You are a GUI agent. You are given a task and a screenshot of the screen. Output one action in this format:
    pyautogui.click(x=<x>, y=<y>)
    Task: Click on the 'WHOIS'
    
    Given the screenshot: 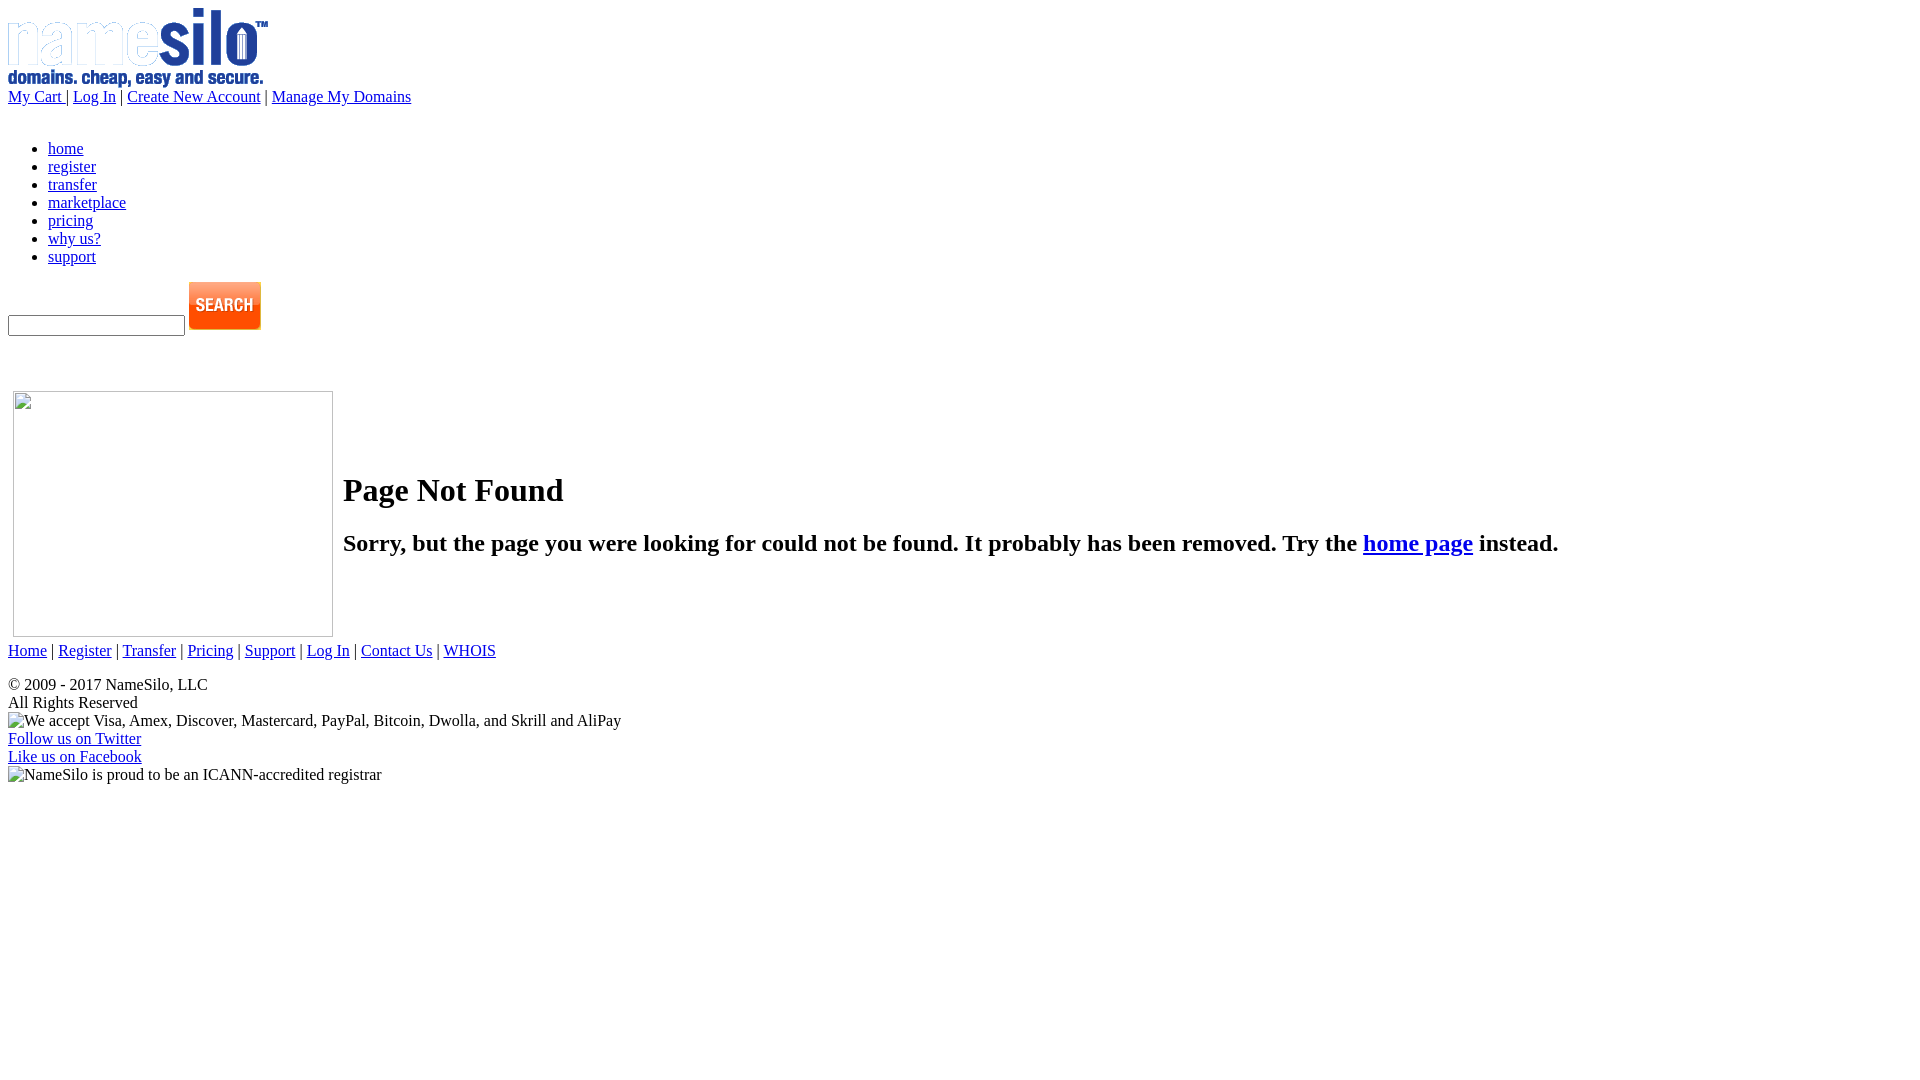 What is the action you would take?
    pyautogui.click(x=468, y=650)
    